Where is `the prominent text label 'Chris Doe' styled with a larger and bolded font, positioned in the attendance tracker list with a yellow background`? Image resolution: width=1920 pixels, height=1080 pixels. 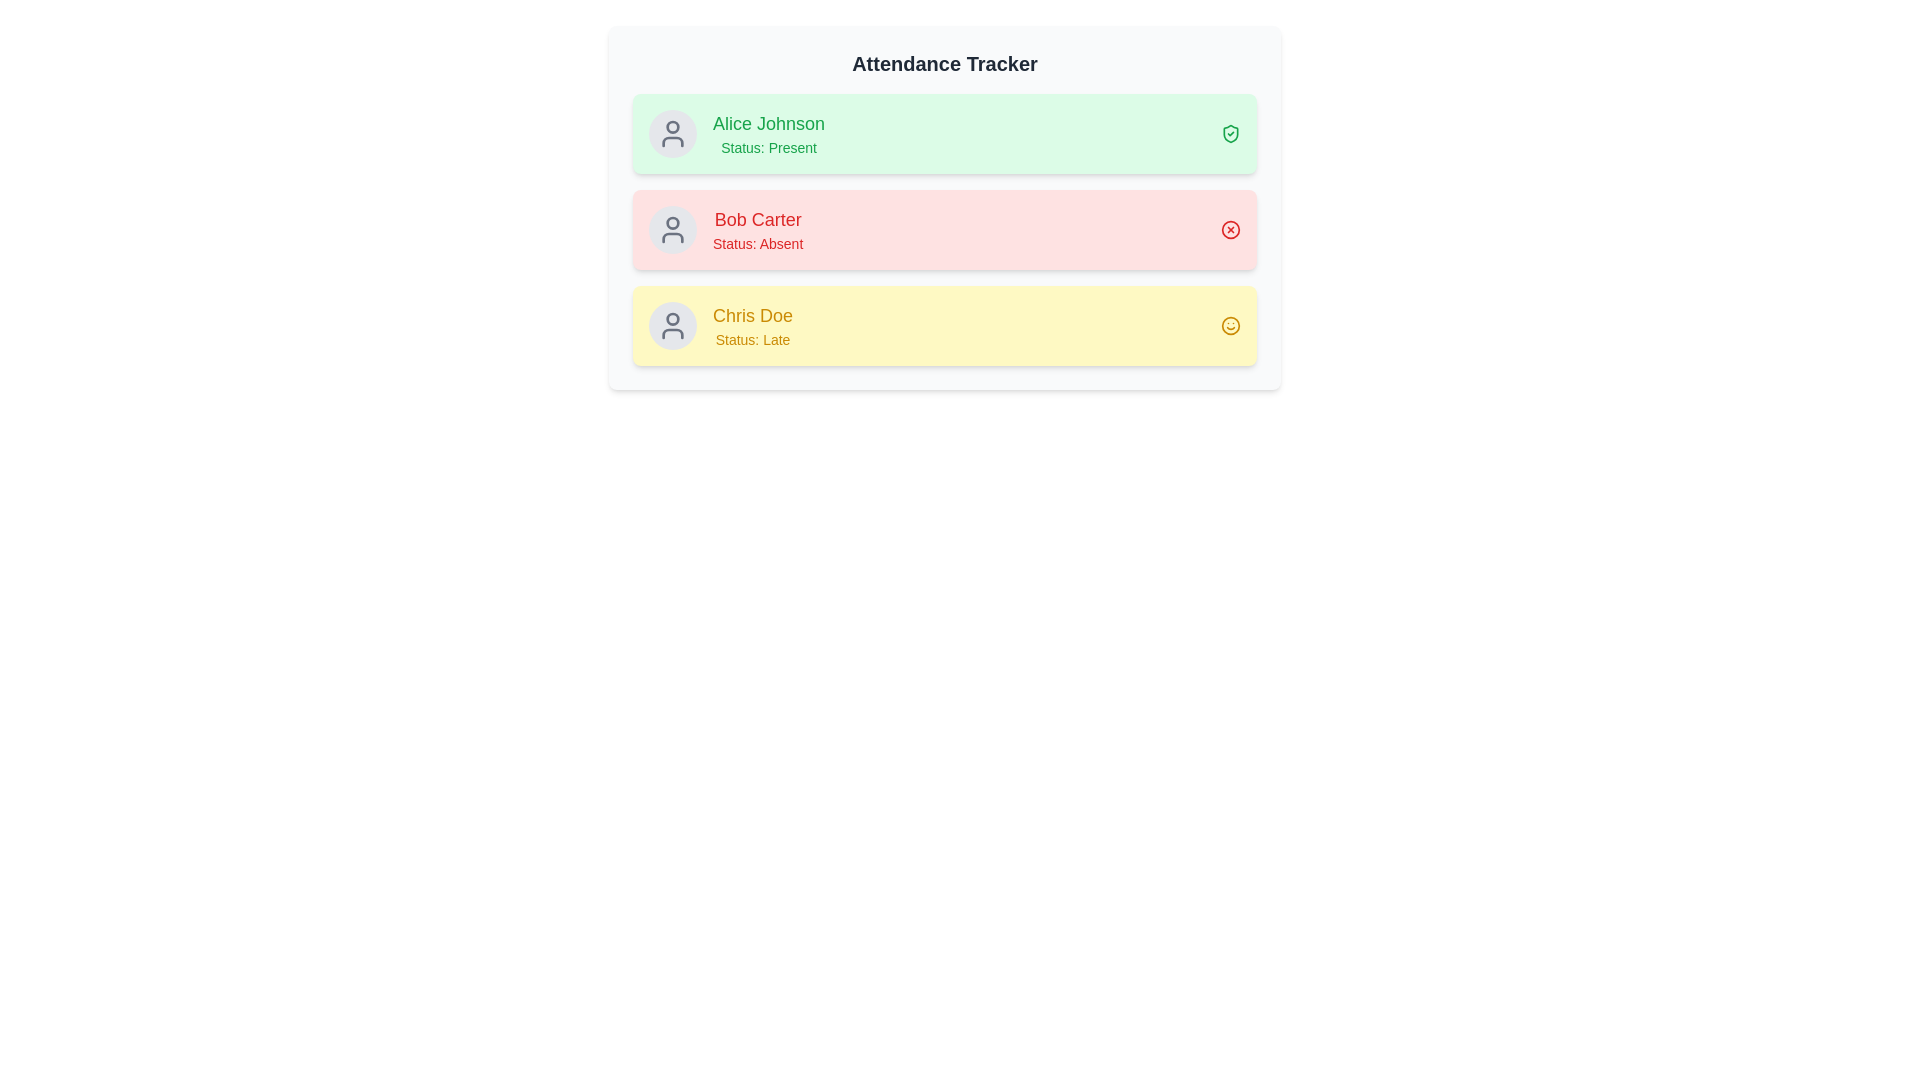
the prominent text label 'Chris Doe' styled with a larger and bolded font, positioned in the attendance tracker list with a yellow background is located at coordinates (752, 315).